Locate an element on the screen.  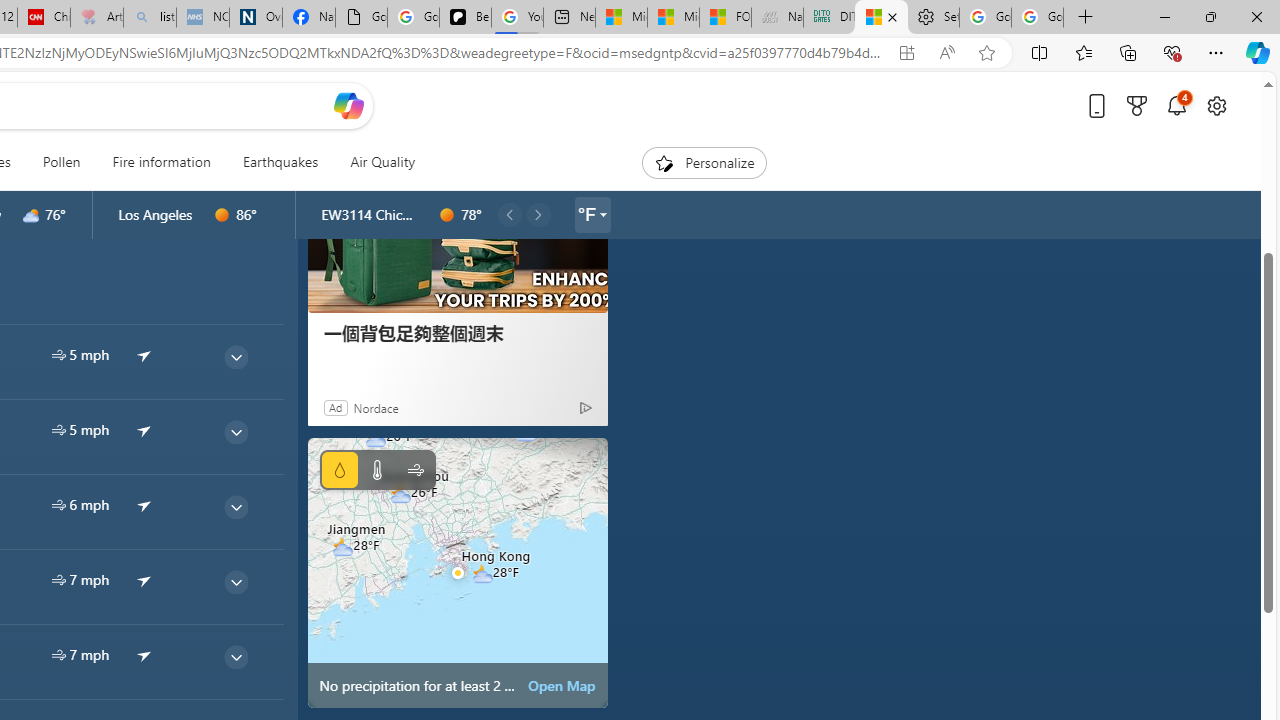
'Fire information' is located at coordinates (161, 162).